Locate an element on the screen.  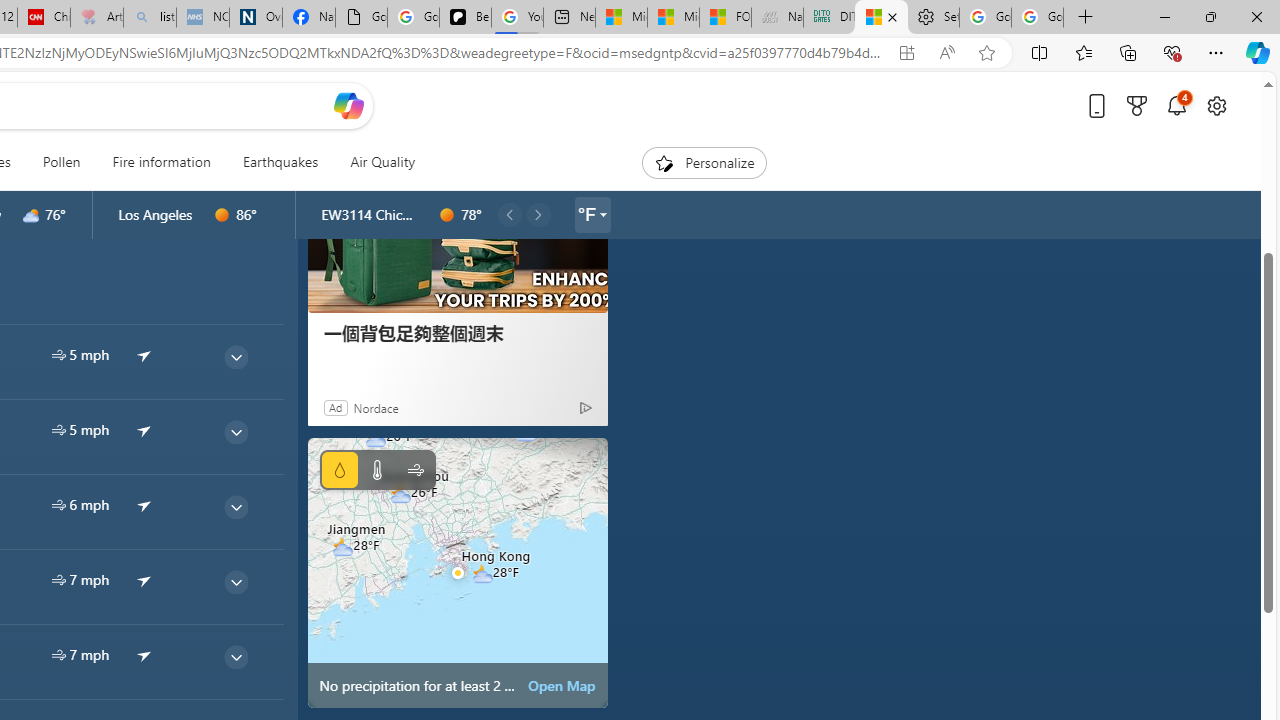
'Fire information' is located at coordinates (161, 162).